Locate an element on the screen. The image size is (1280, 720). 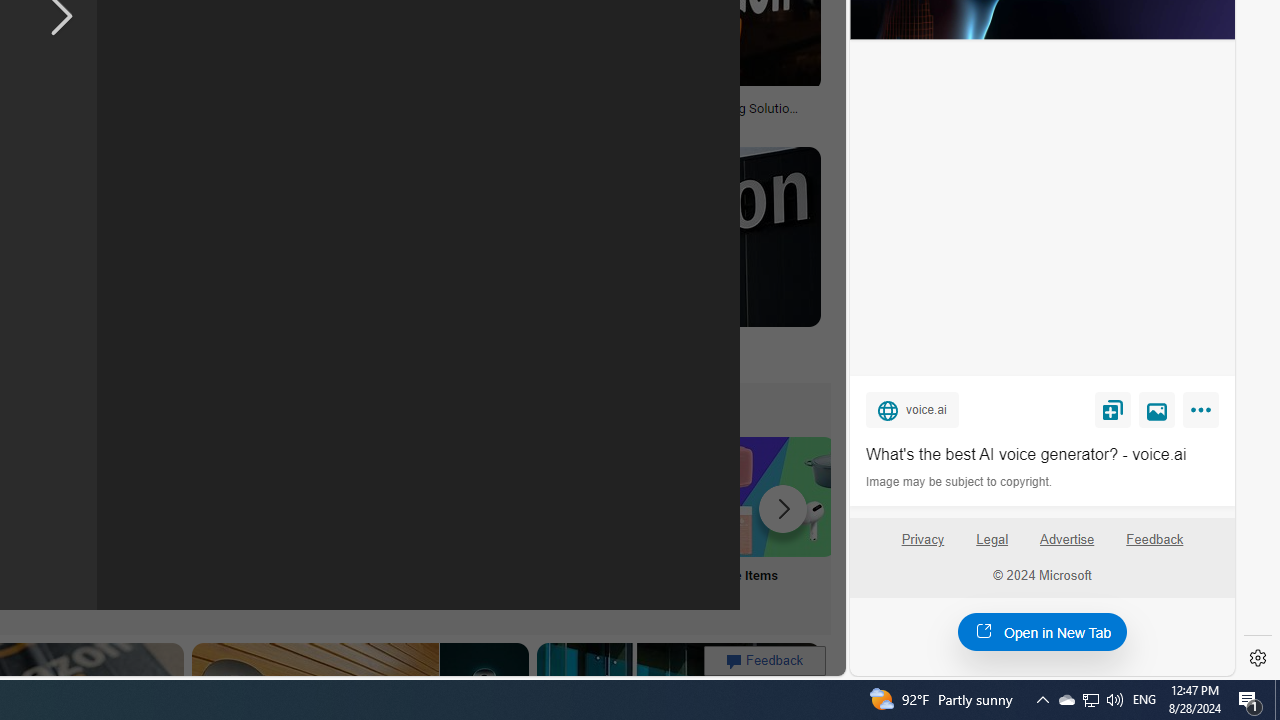
'Advertise' is located at coordinates (1066, 547).